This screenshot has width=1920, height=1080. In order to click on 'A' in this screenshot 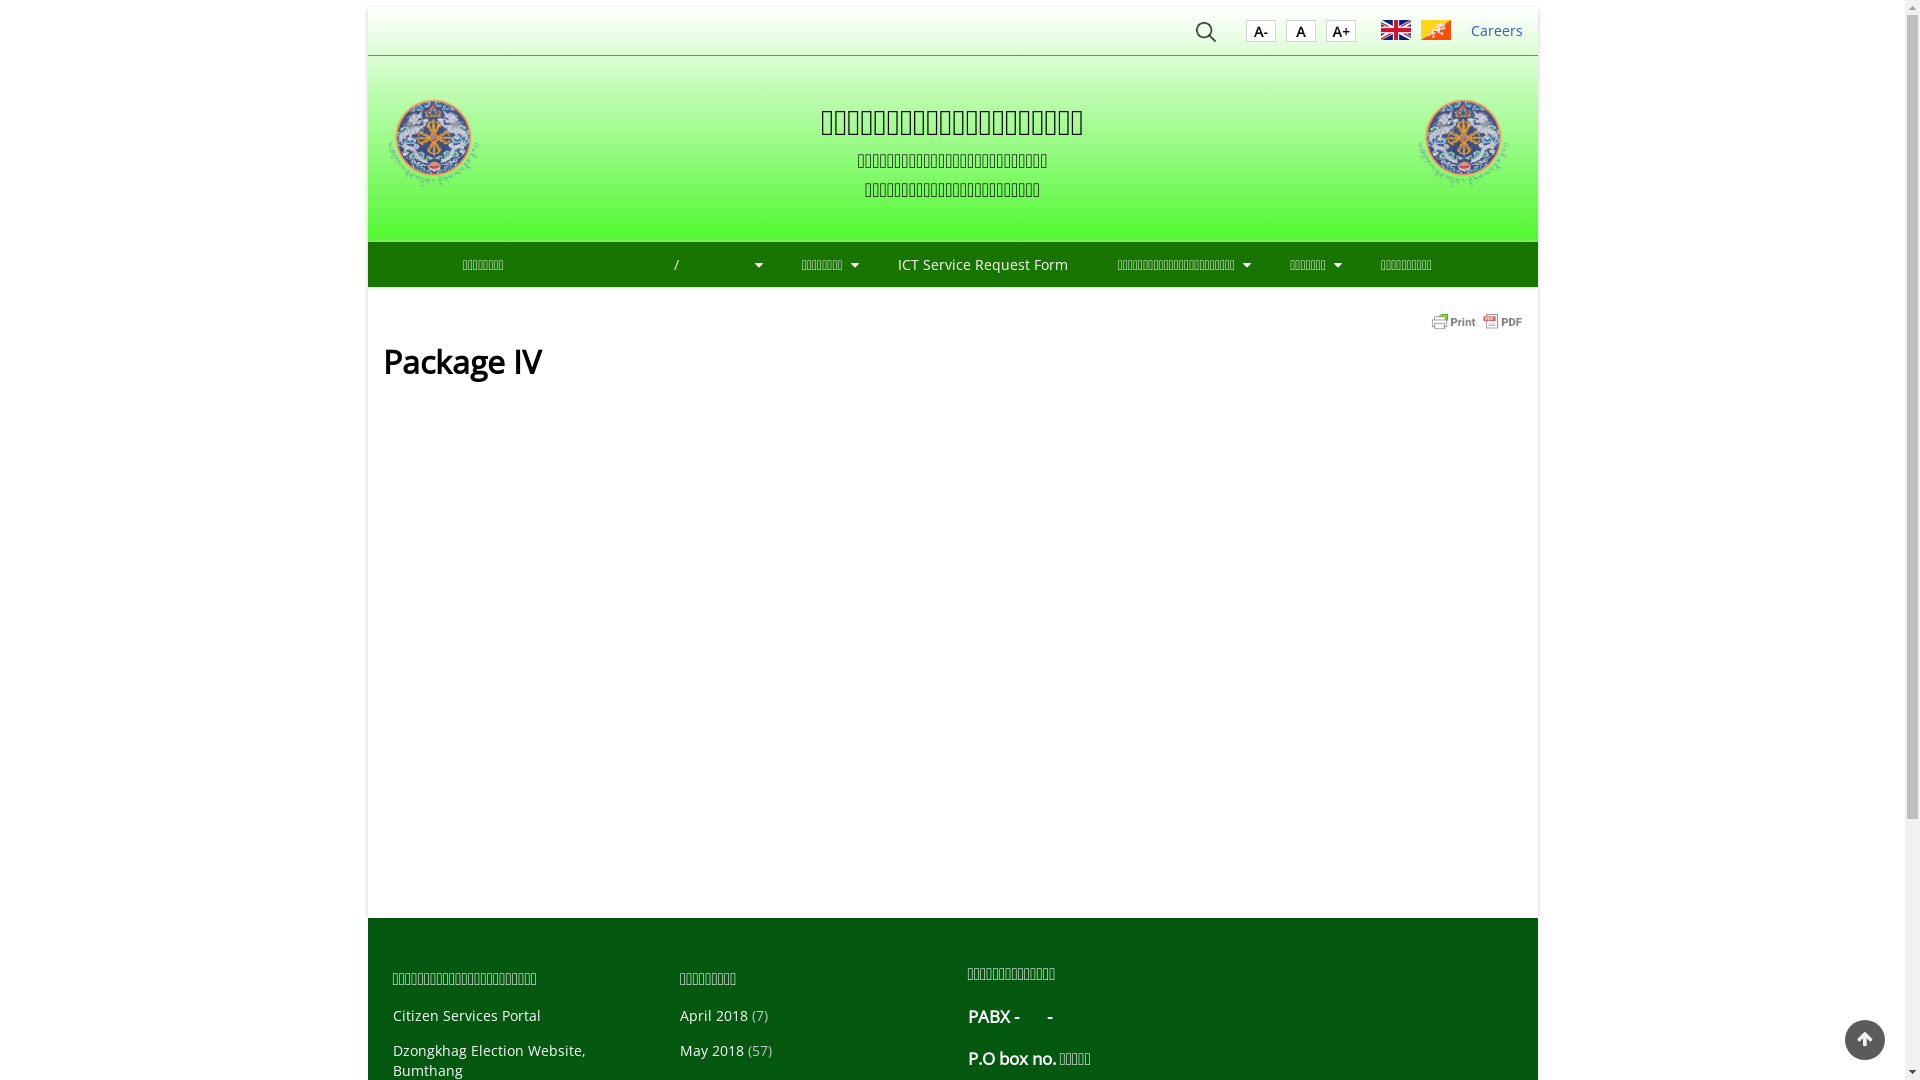, I will do `click(1340, 34)`.